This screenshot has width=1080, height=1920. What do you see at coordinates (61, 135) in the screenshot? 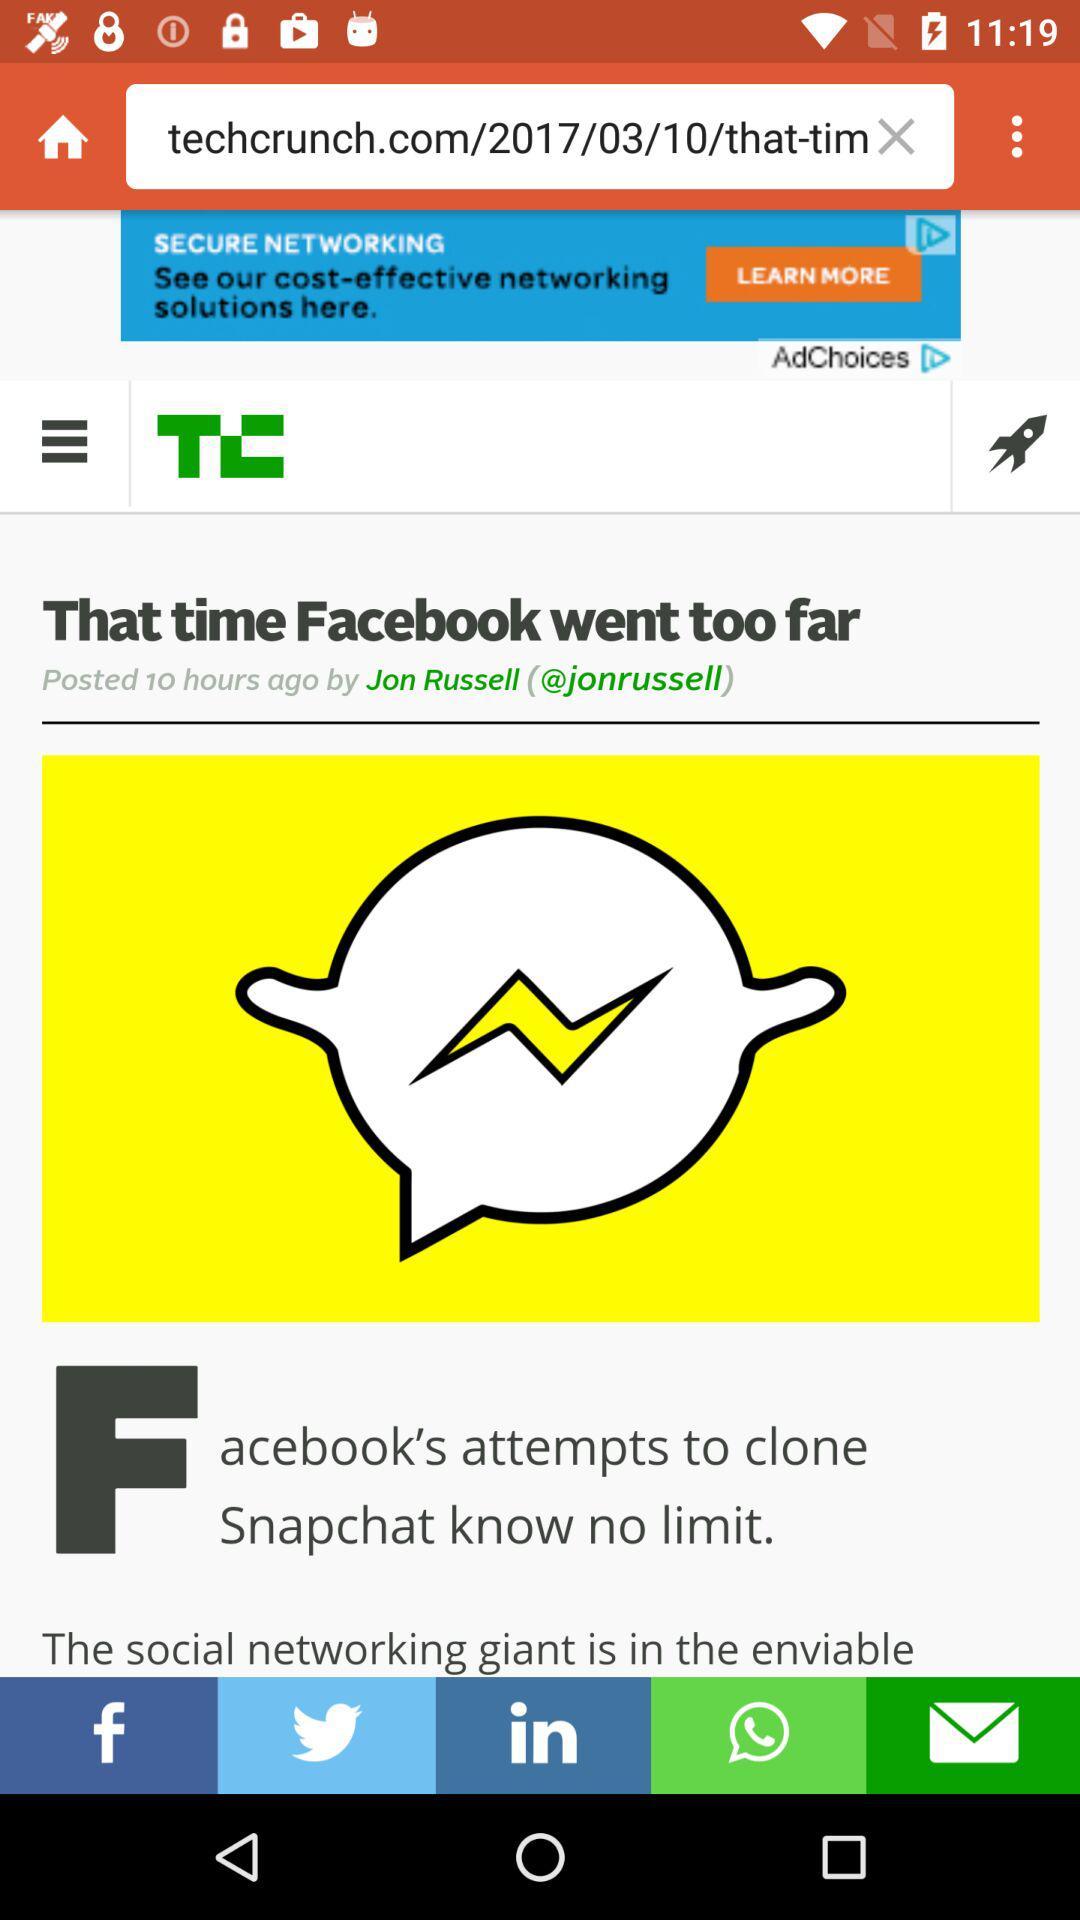
I see `homepage` at bounding box center [61, 135].